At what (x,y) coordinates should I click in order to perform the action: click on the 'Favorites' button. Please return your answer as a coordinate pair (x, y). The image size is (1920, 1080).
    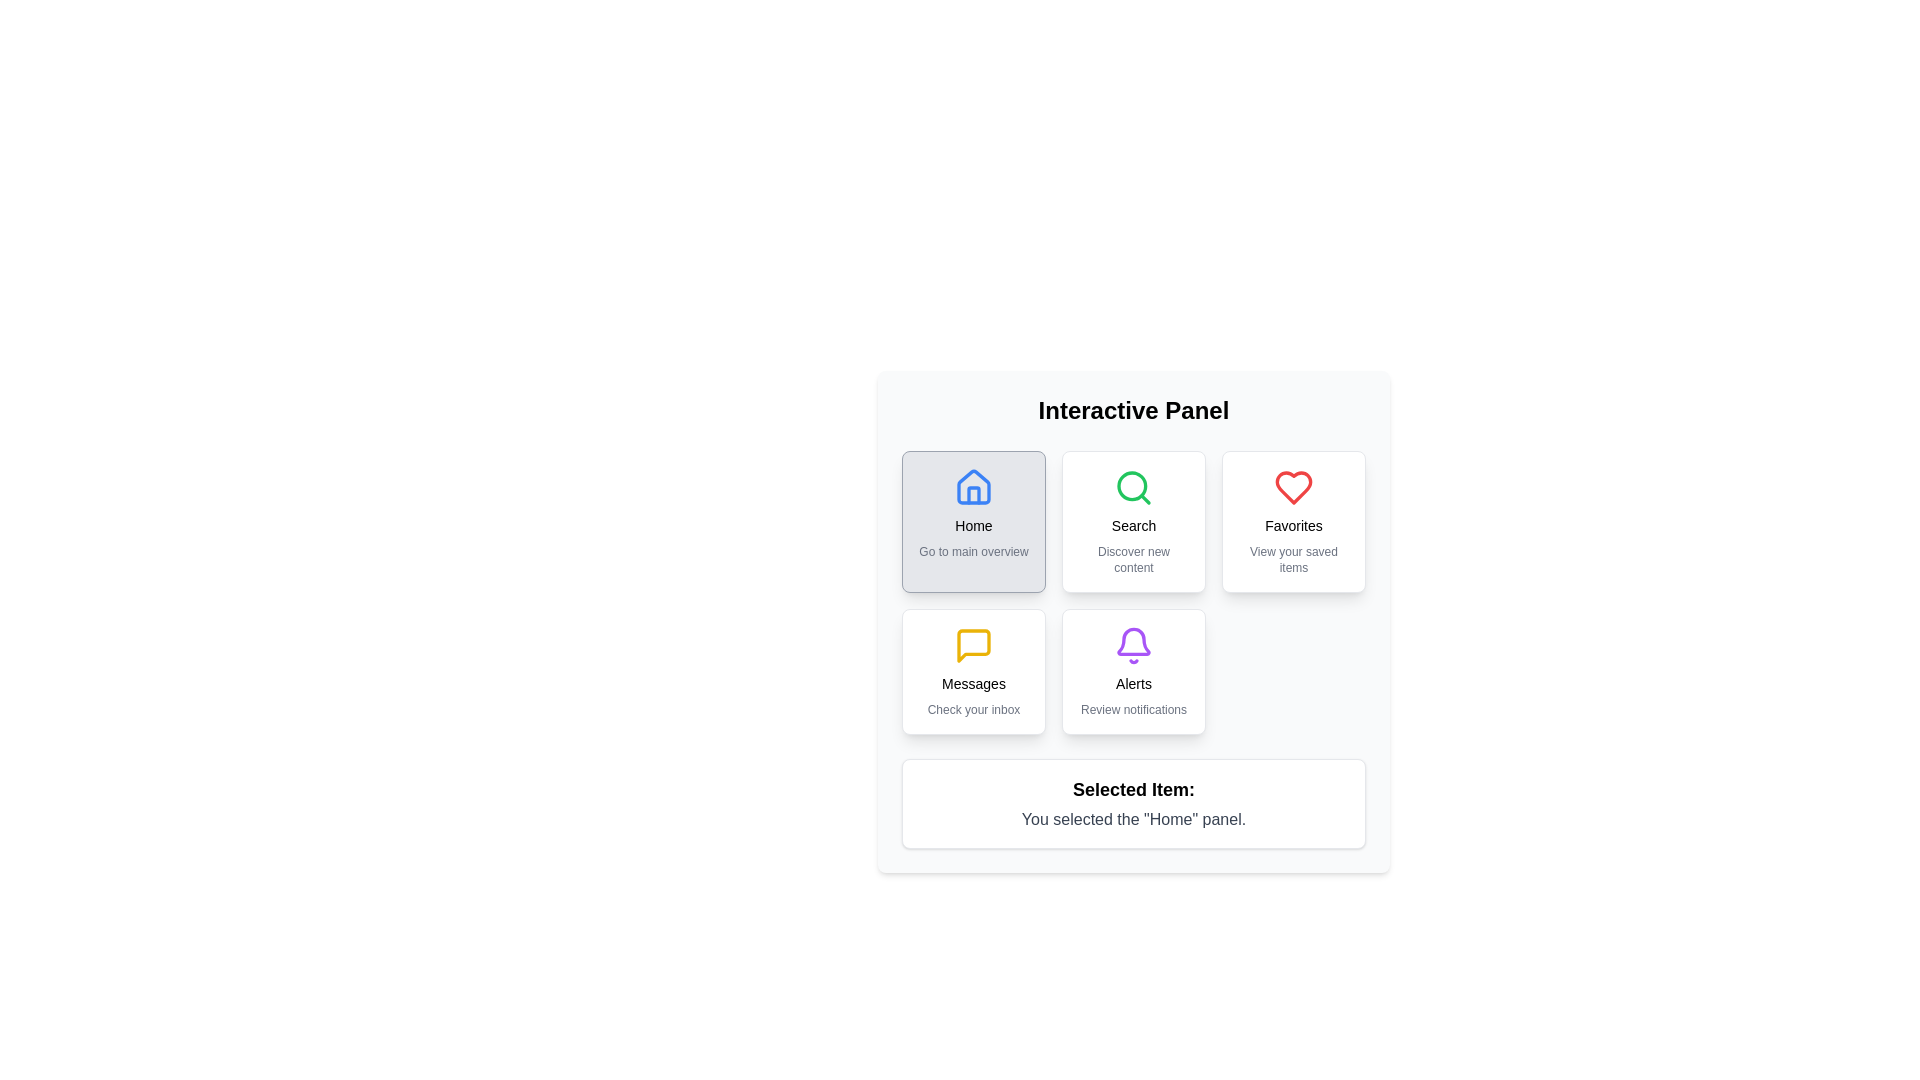
    Looking at the image, I should click on (1294, 520).